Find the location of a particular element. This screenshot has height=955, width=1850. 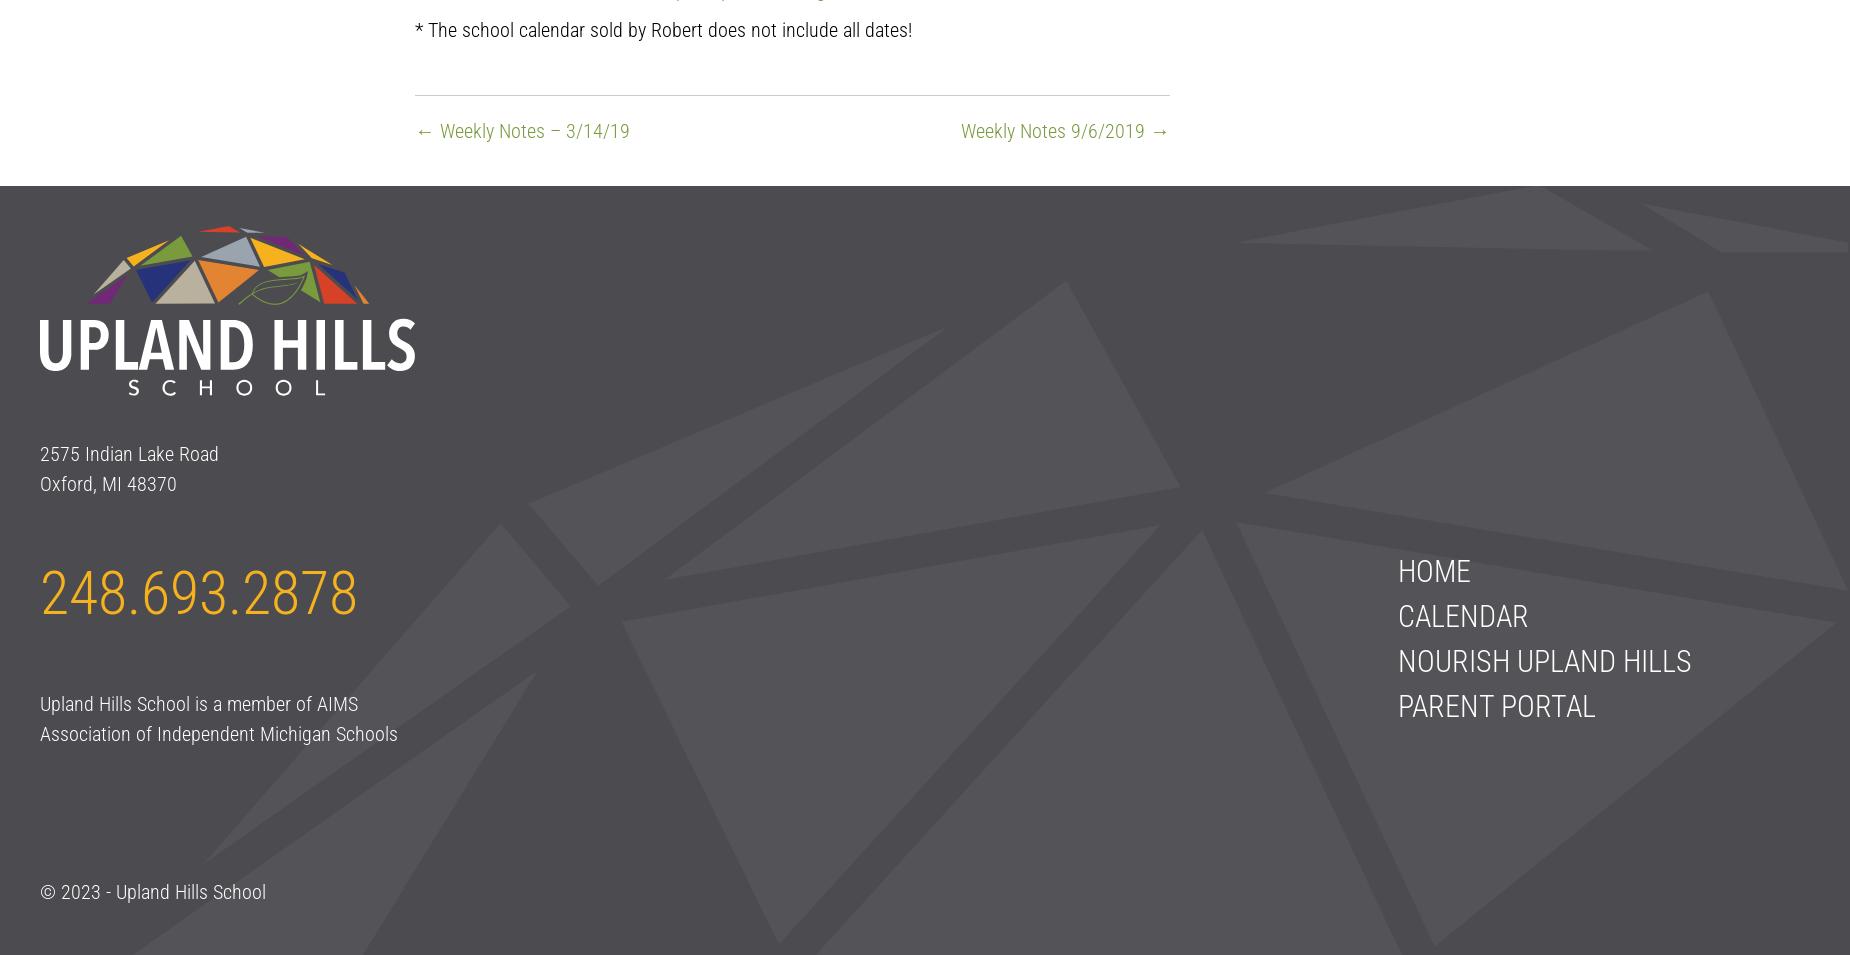

'CALENDAR' is located at coordinates (1396, 616).